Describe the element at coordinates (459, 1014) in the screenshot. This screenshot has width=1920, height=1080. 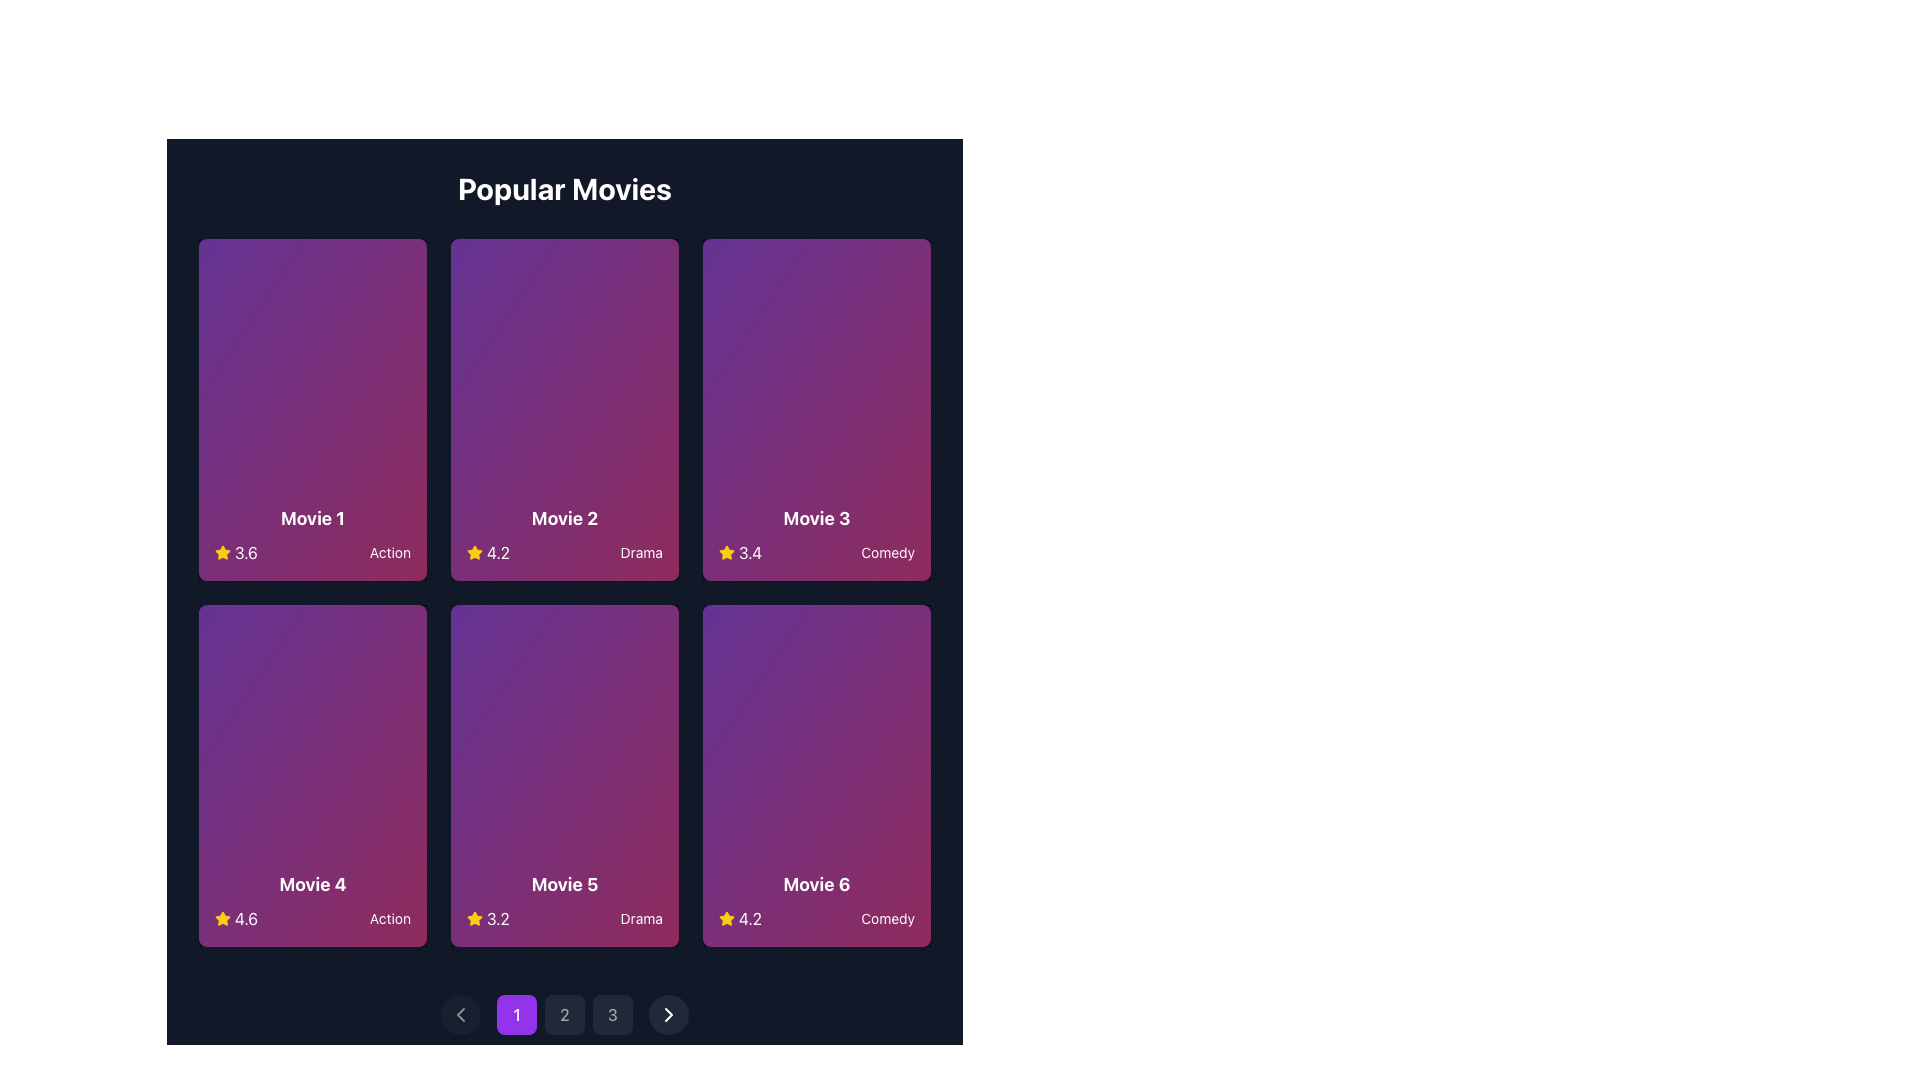
I see `the circular button containing the left-facing chevron icon to observe any hover effects` at that location.